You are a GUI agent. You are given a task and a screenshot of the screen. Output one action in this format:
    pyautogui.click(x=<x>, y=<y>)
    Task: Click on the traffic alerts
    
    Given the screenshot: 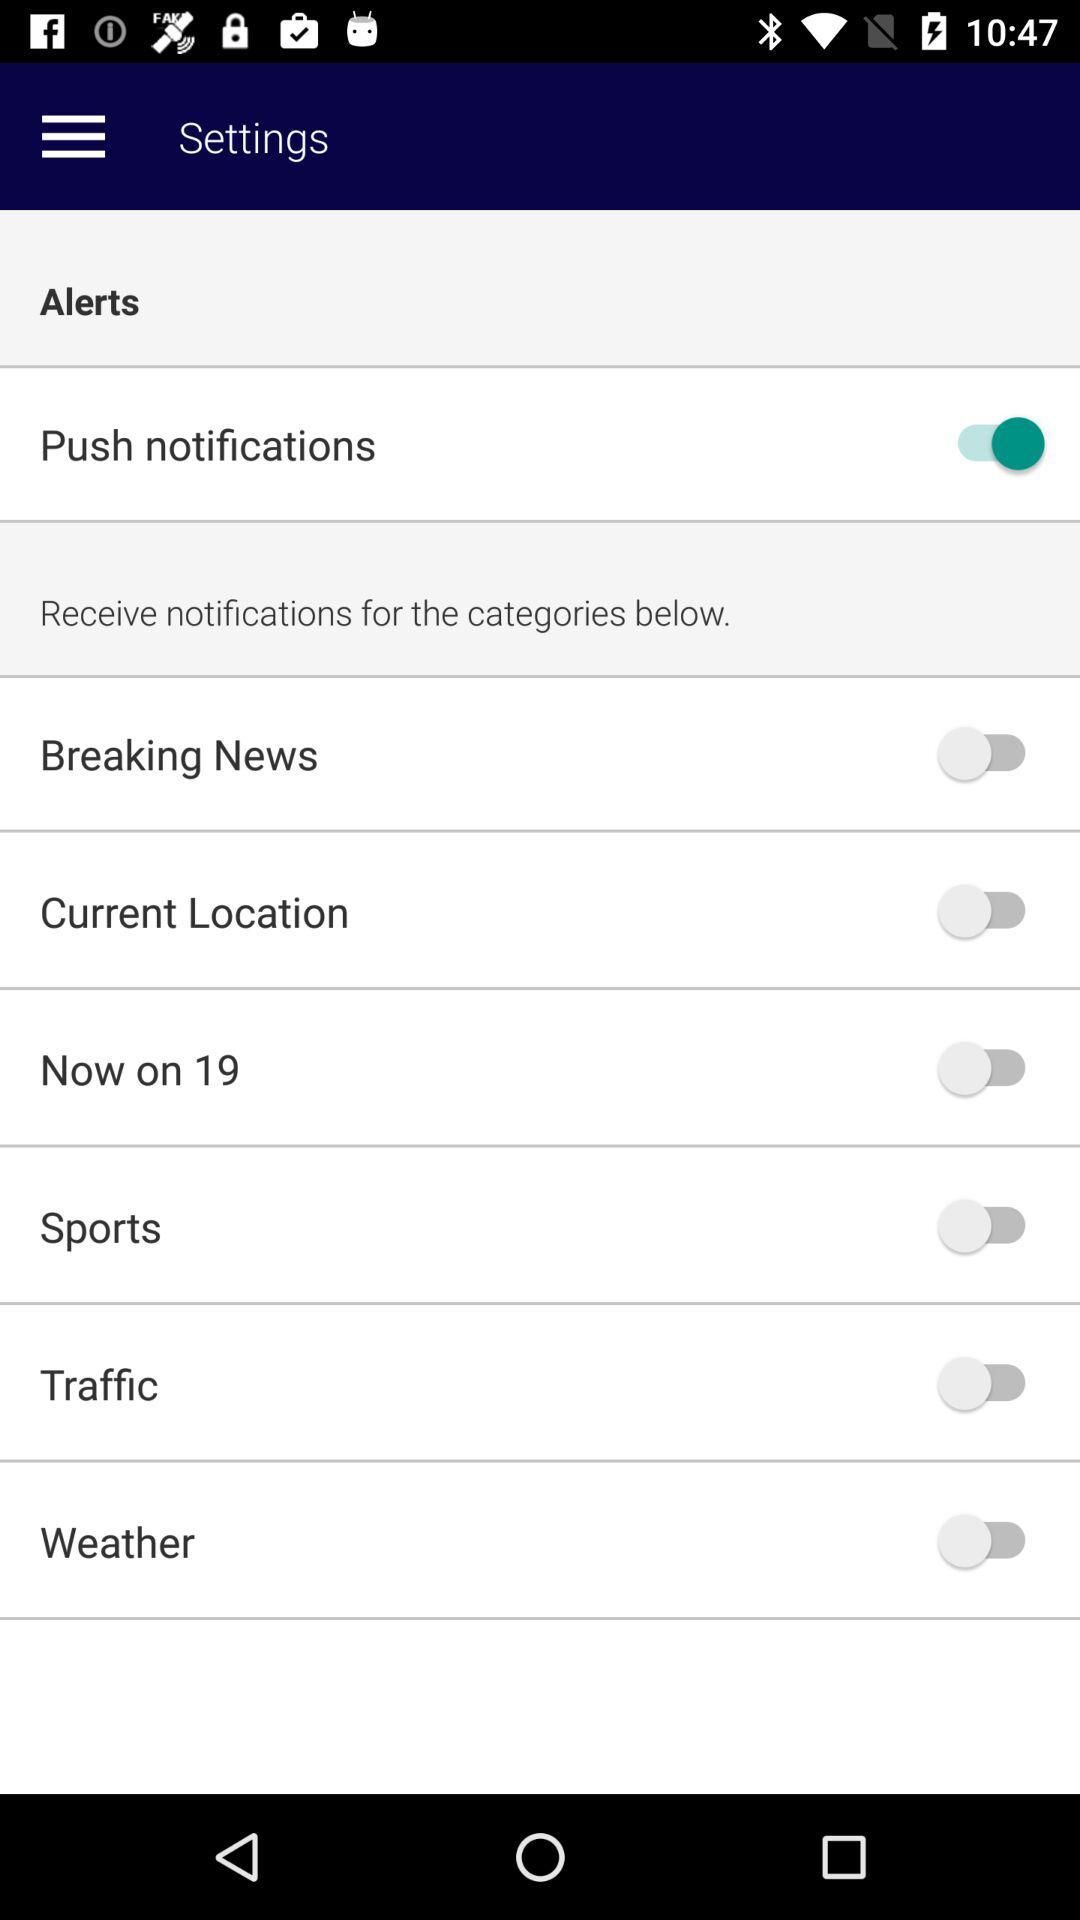 What is the action you would take?
    pyautogui.click(x=991, y=1382)
    